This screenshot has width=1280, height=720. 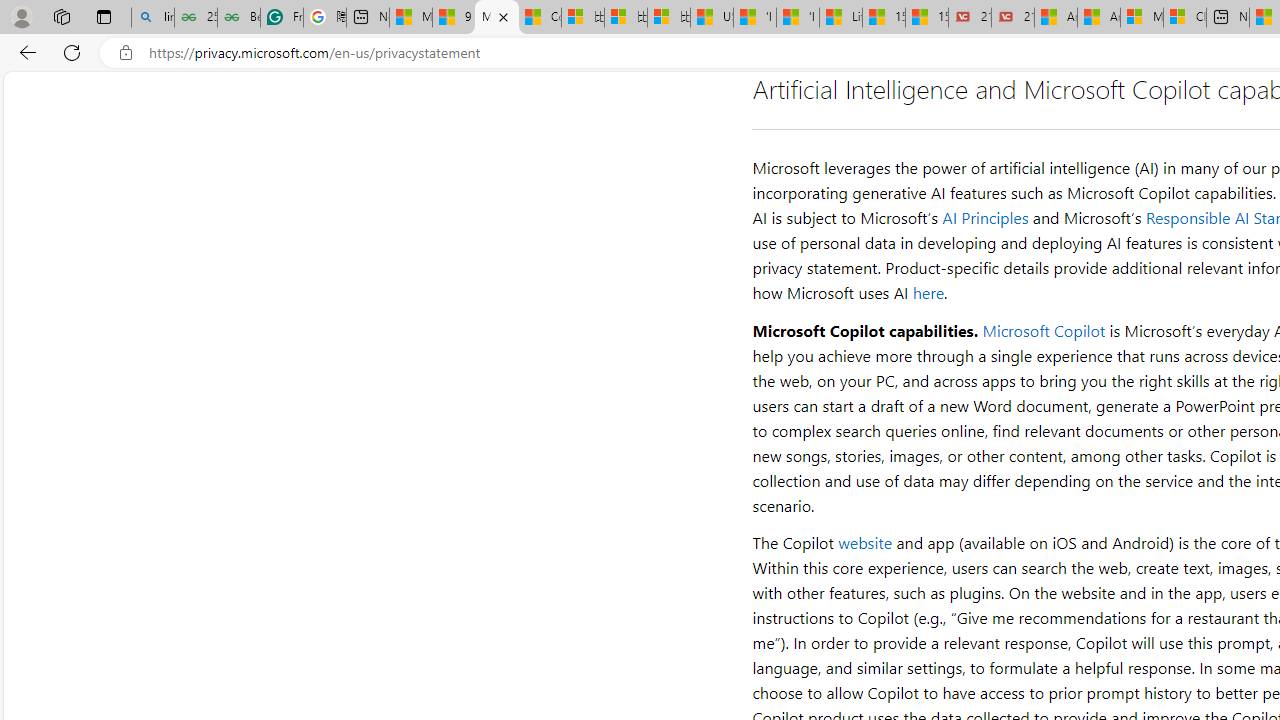 What do you see at coordinates (1013, 17) in the screenshot?
I see `'21 Movies That Outdid the Books They Were Based On'` at bounding box center [1013, 17].